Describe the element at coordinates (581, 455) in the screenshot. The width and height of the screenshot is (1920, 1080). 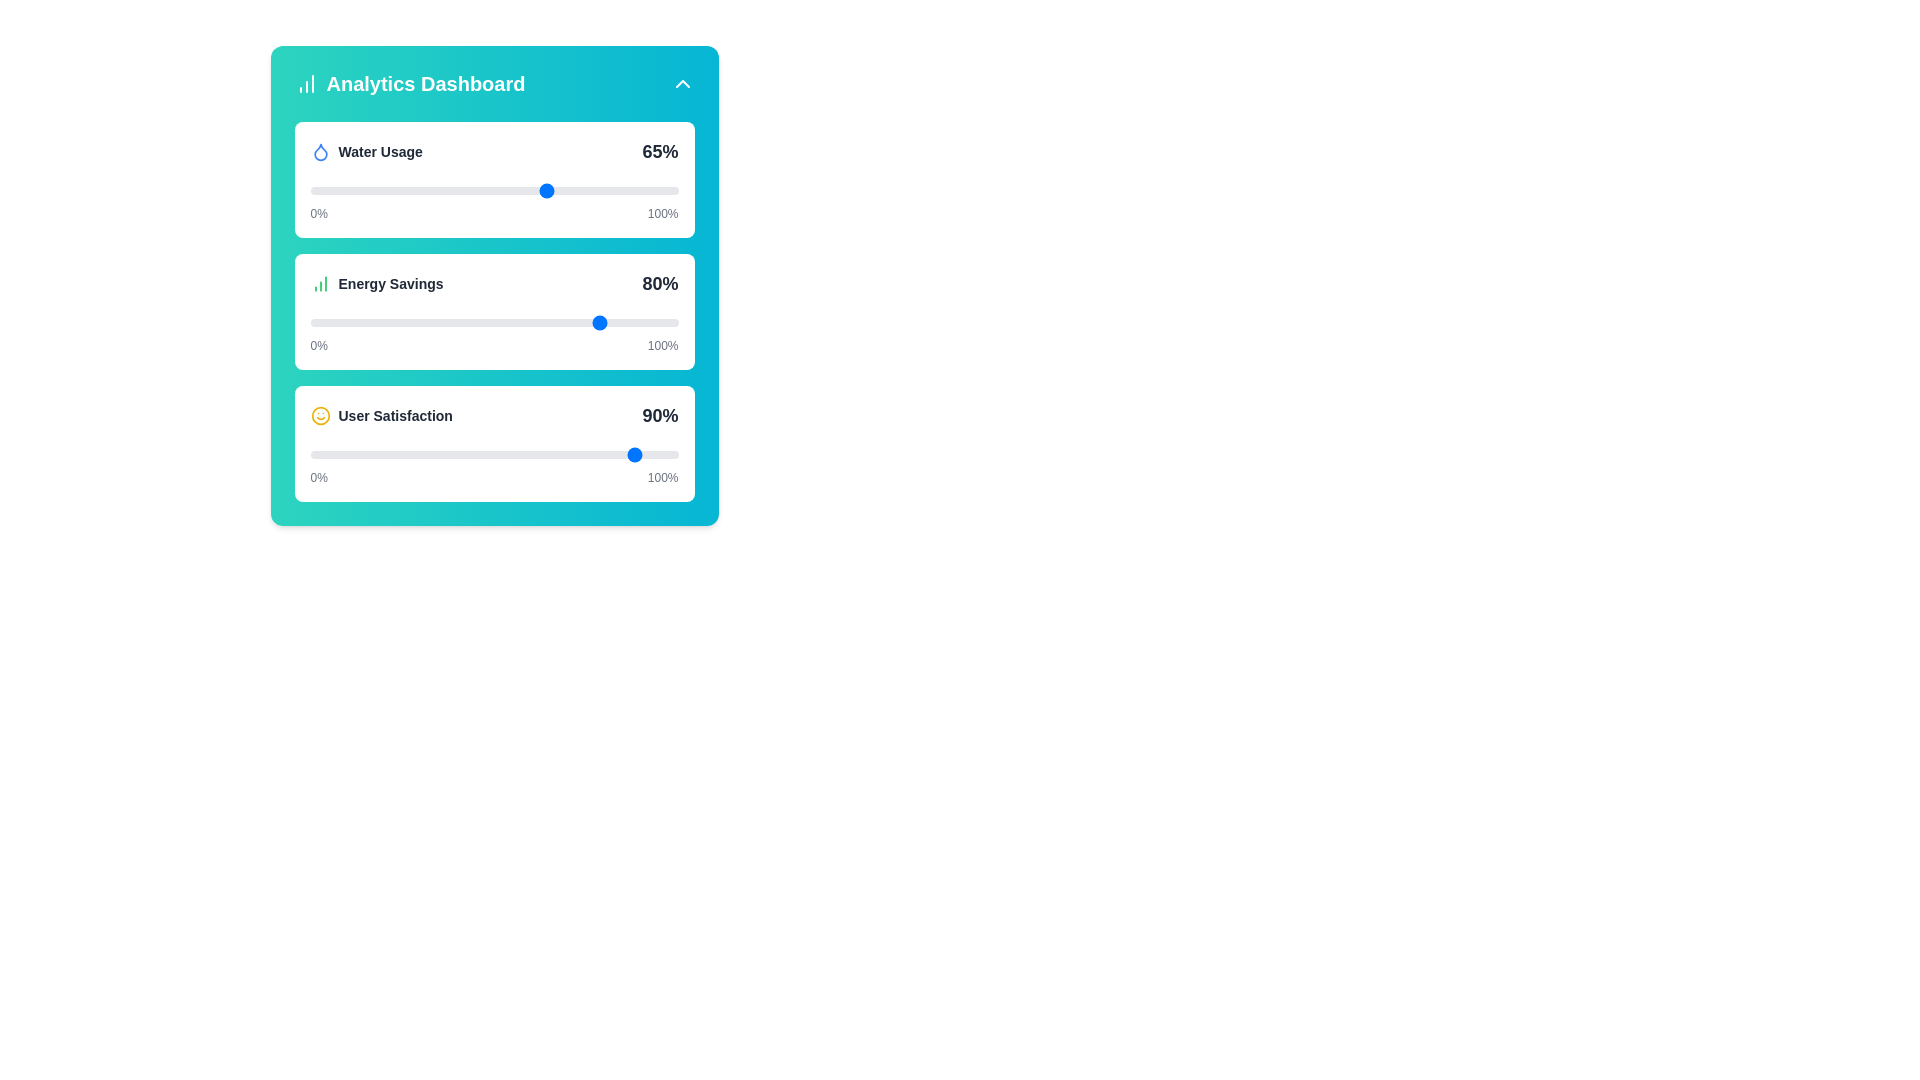
I see `User Satisfaction` at that location.